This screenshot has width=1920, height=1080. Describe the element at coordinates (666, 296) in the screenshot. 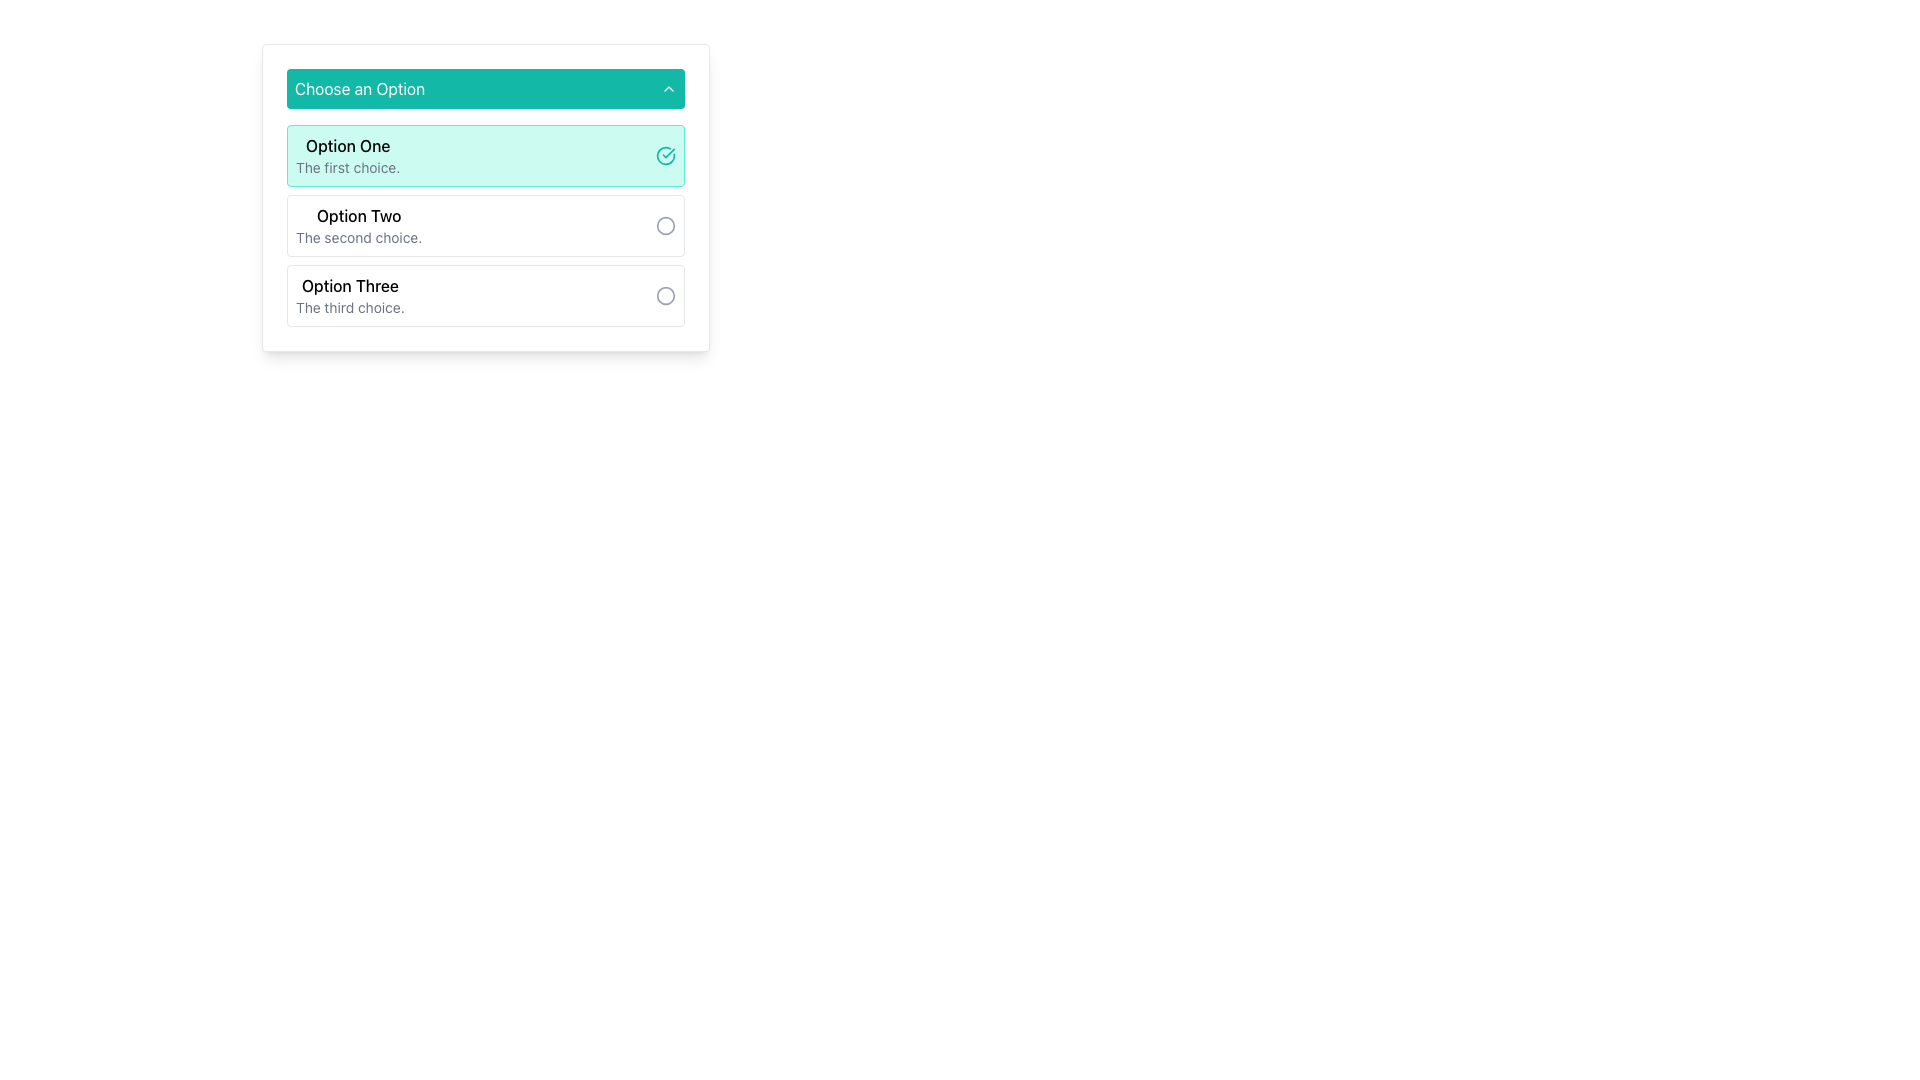

I see `the radio button indicator` at that location.